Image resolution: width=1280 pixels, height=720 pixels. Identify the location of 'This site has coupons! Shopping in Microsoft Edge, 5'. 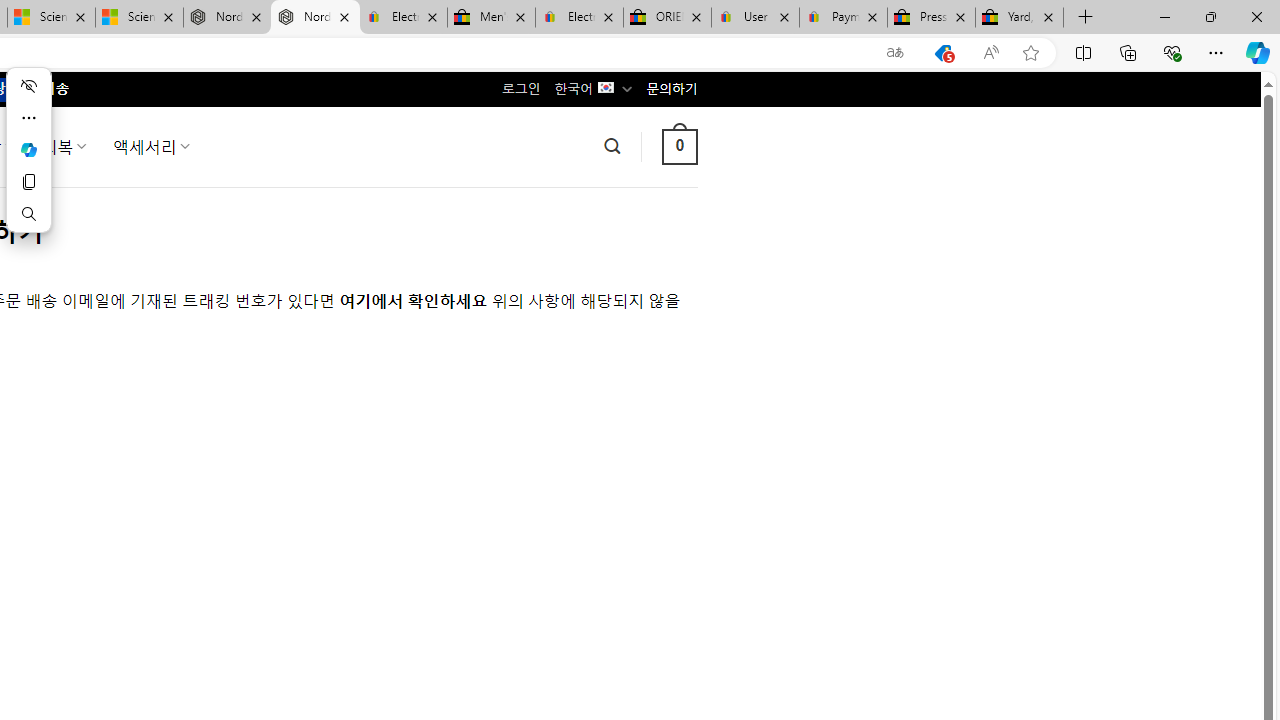
(942, 52).